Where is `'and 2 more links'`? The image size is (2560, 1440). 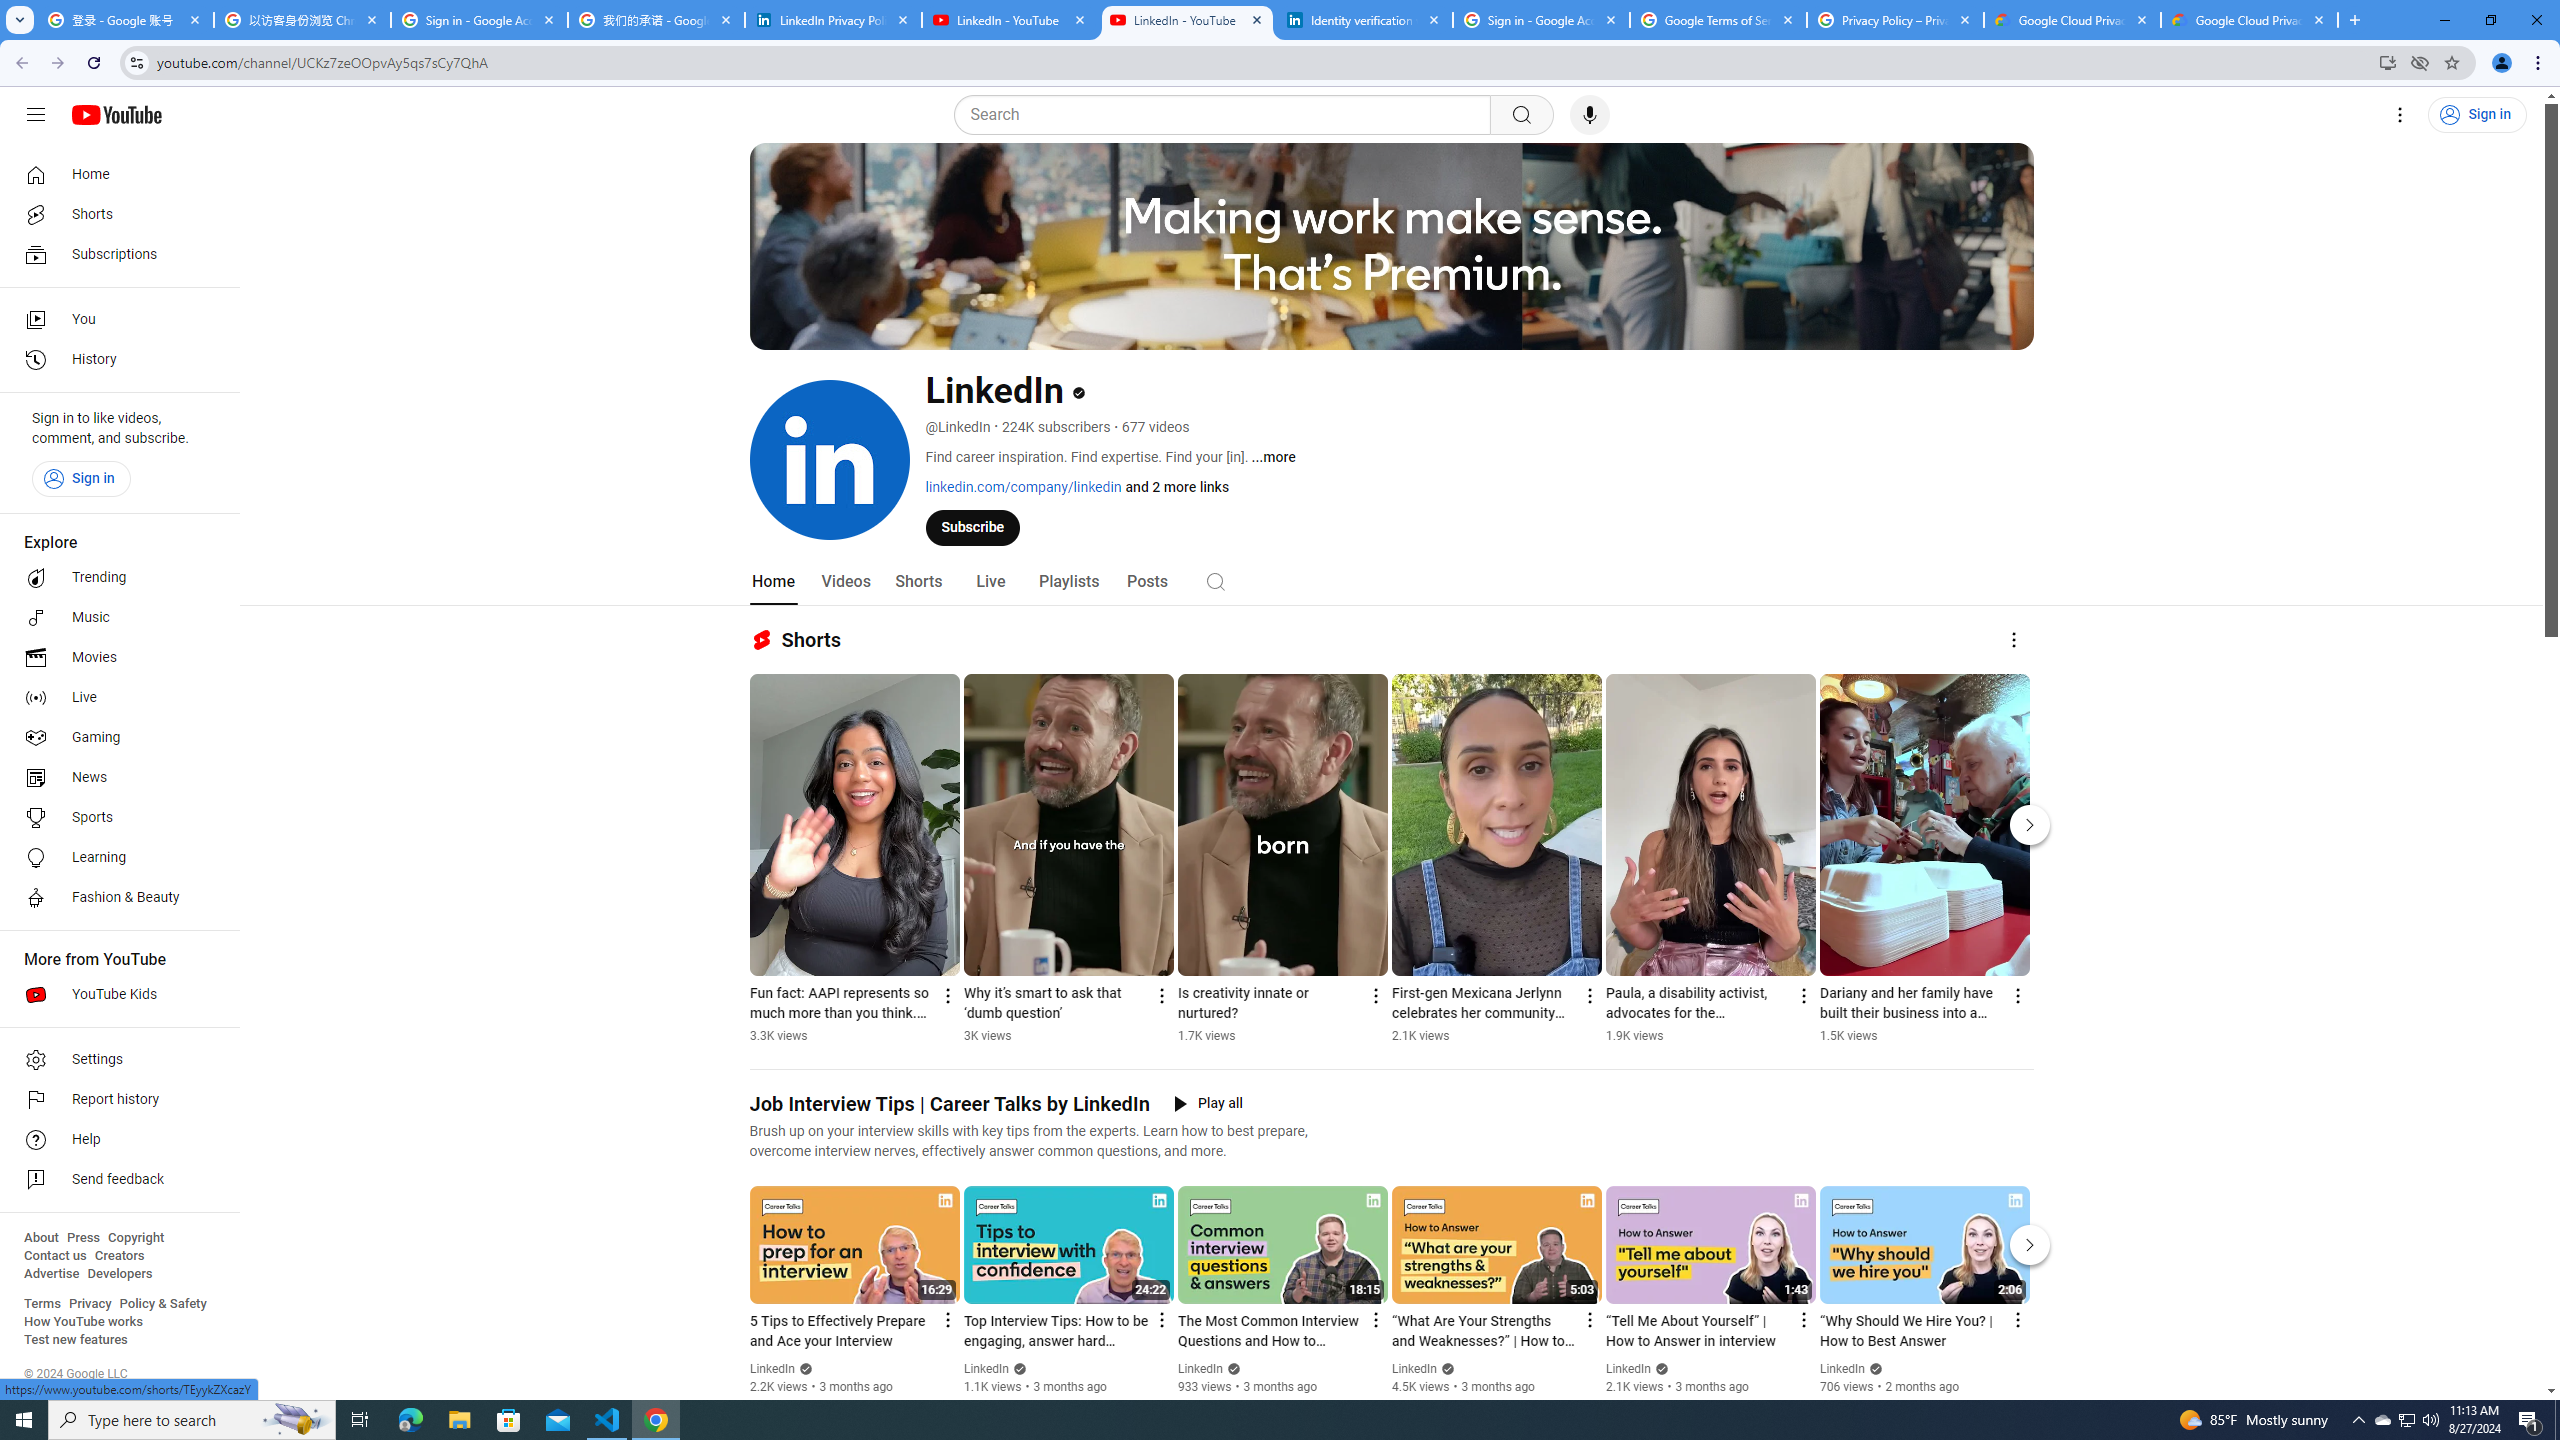 'and 2 more links' is located at coordinates (1175, 486).